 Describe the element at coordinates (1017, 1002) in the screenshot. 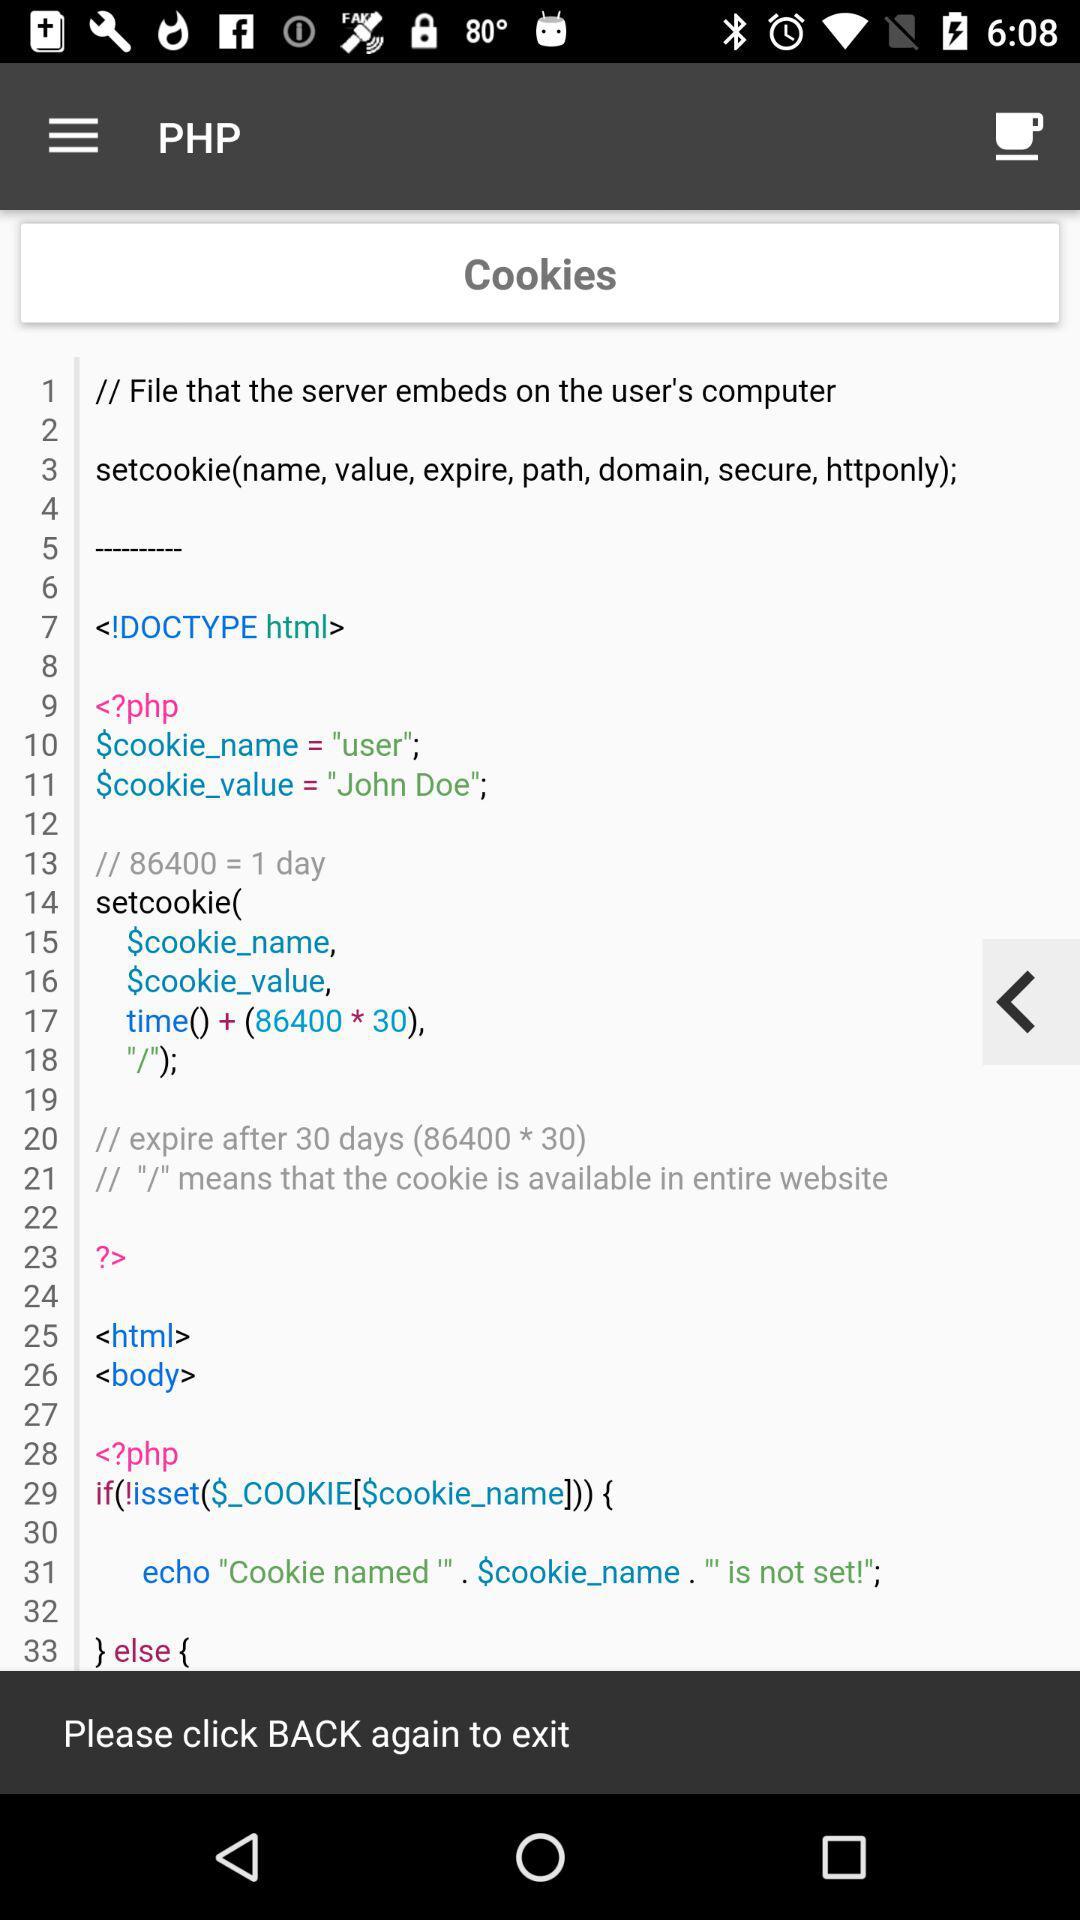

I see `the arrow_backward icon` at that location.